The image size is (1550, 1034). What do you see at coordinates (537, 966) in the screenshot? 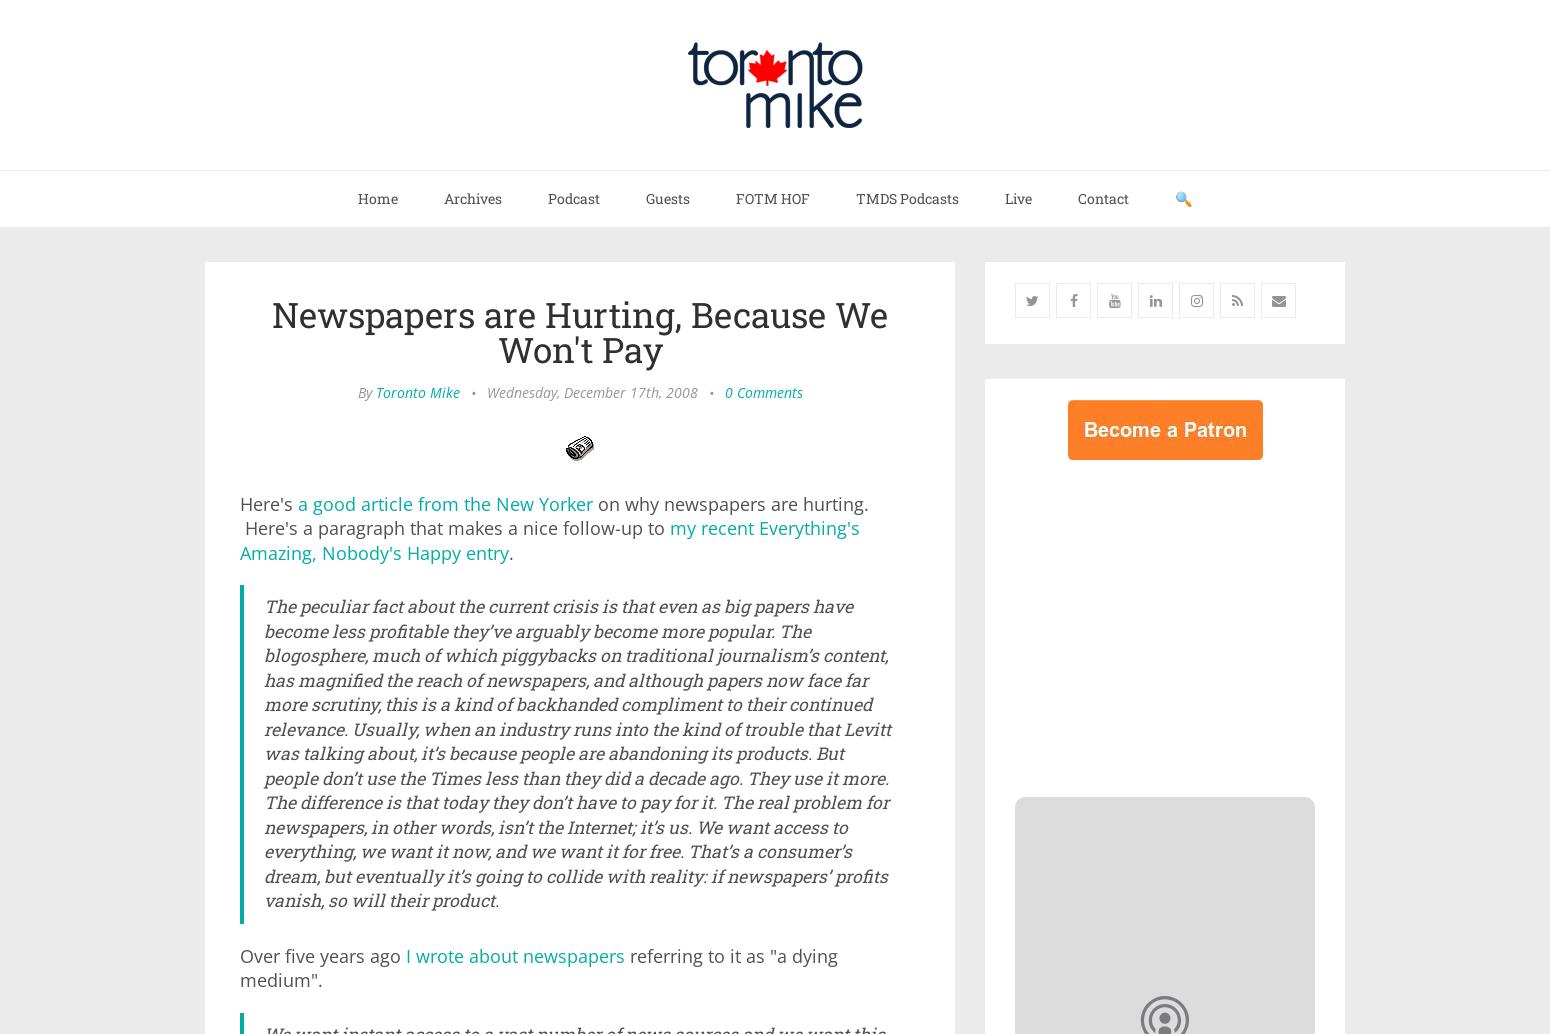
I see `'referring to it as "a dying medium".'` at bounding box center [537, 966].